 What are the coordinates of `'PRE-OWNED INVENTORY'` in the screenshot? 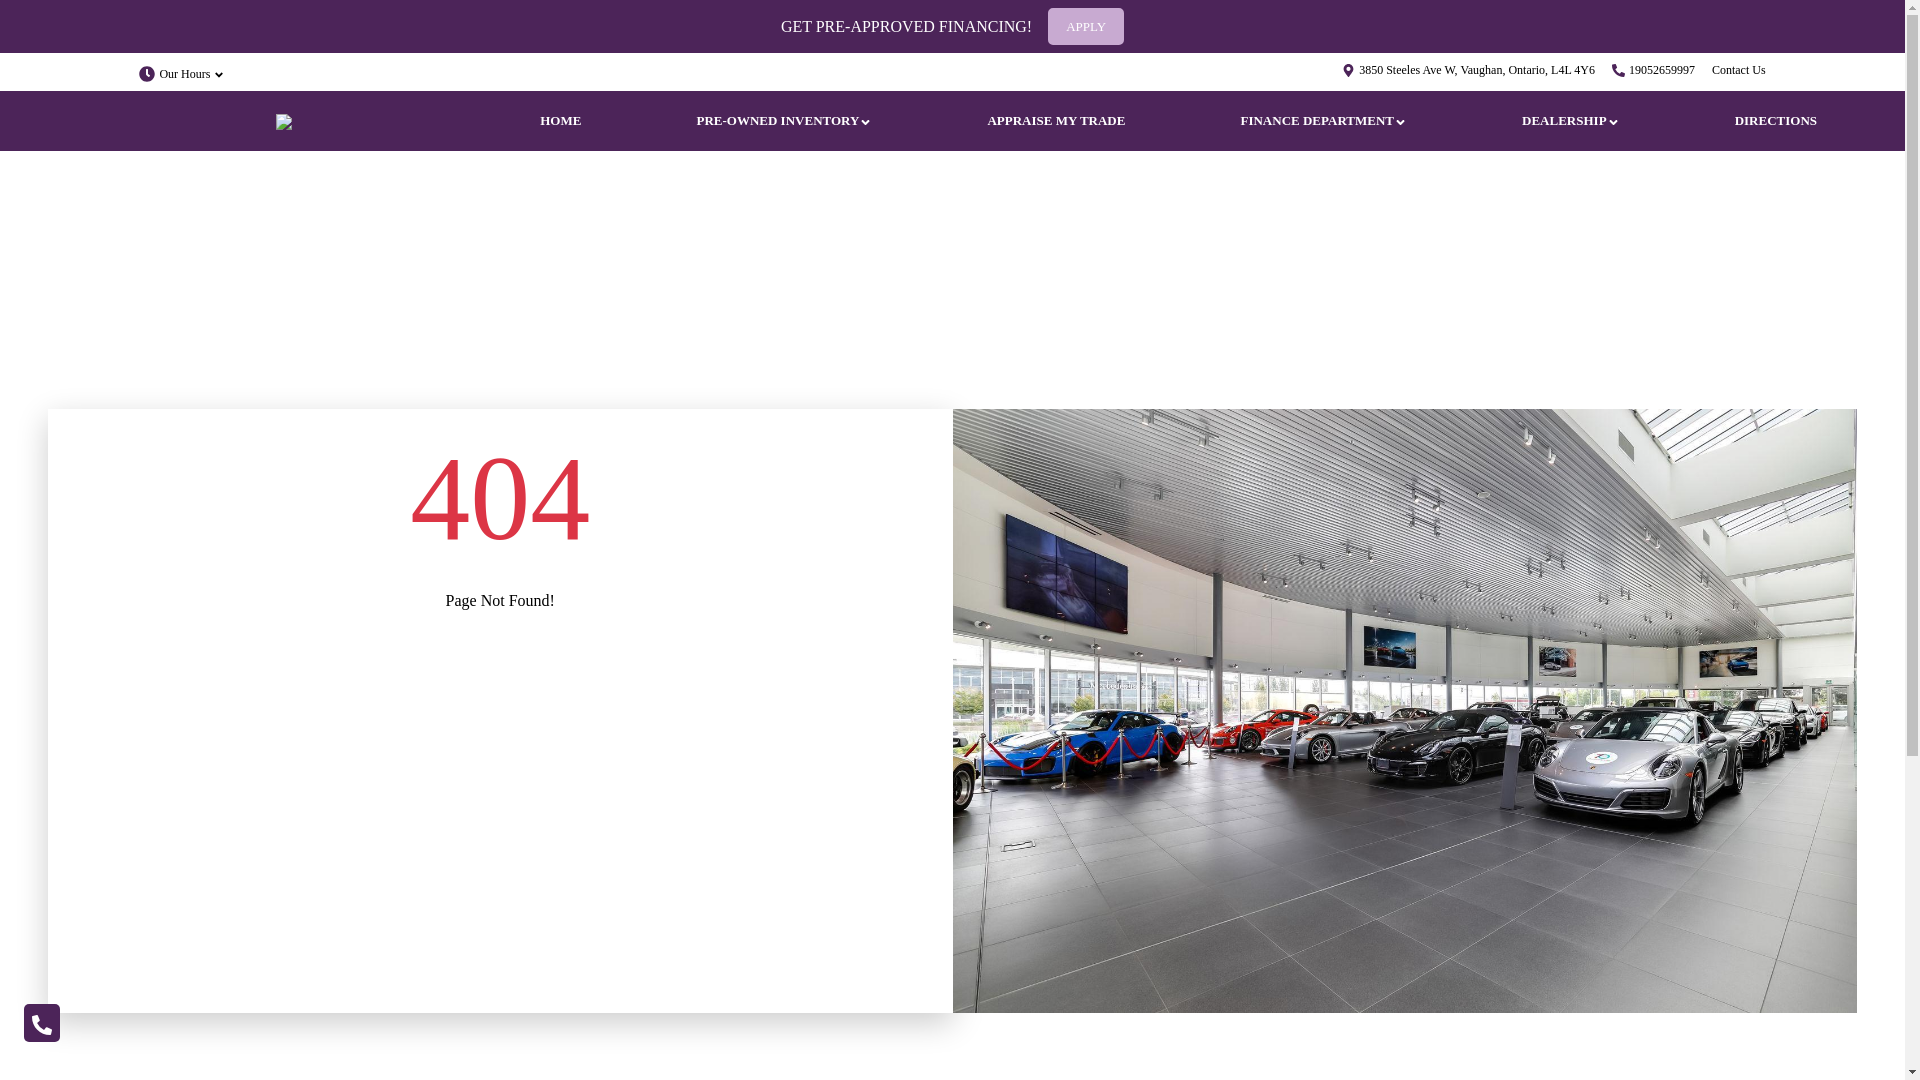 It's located at (782, 120).